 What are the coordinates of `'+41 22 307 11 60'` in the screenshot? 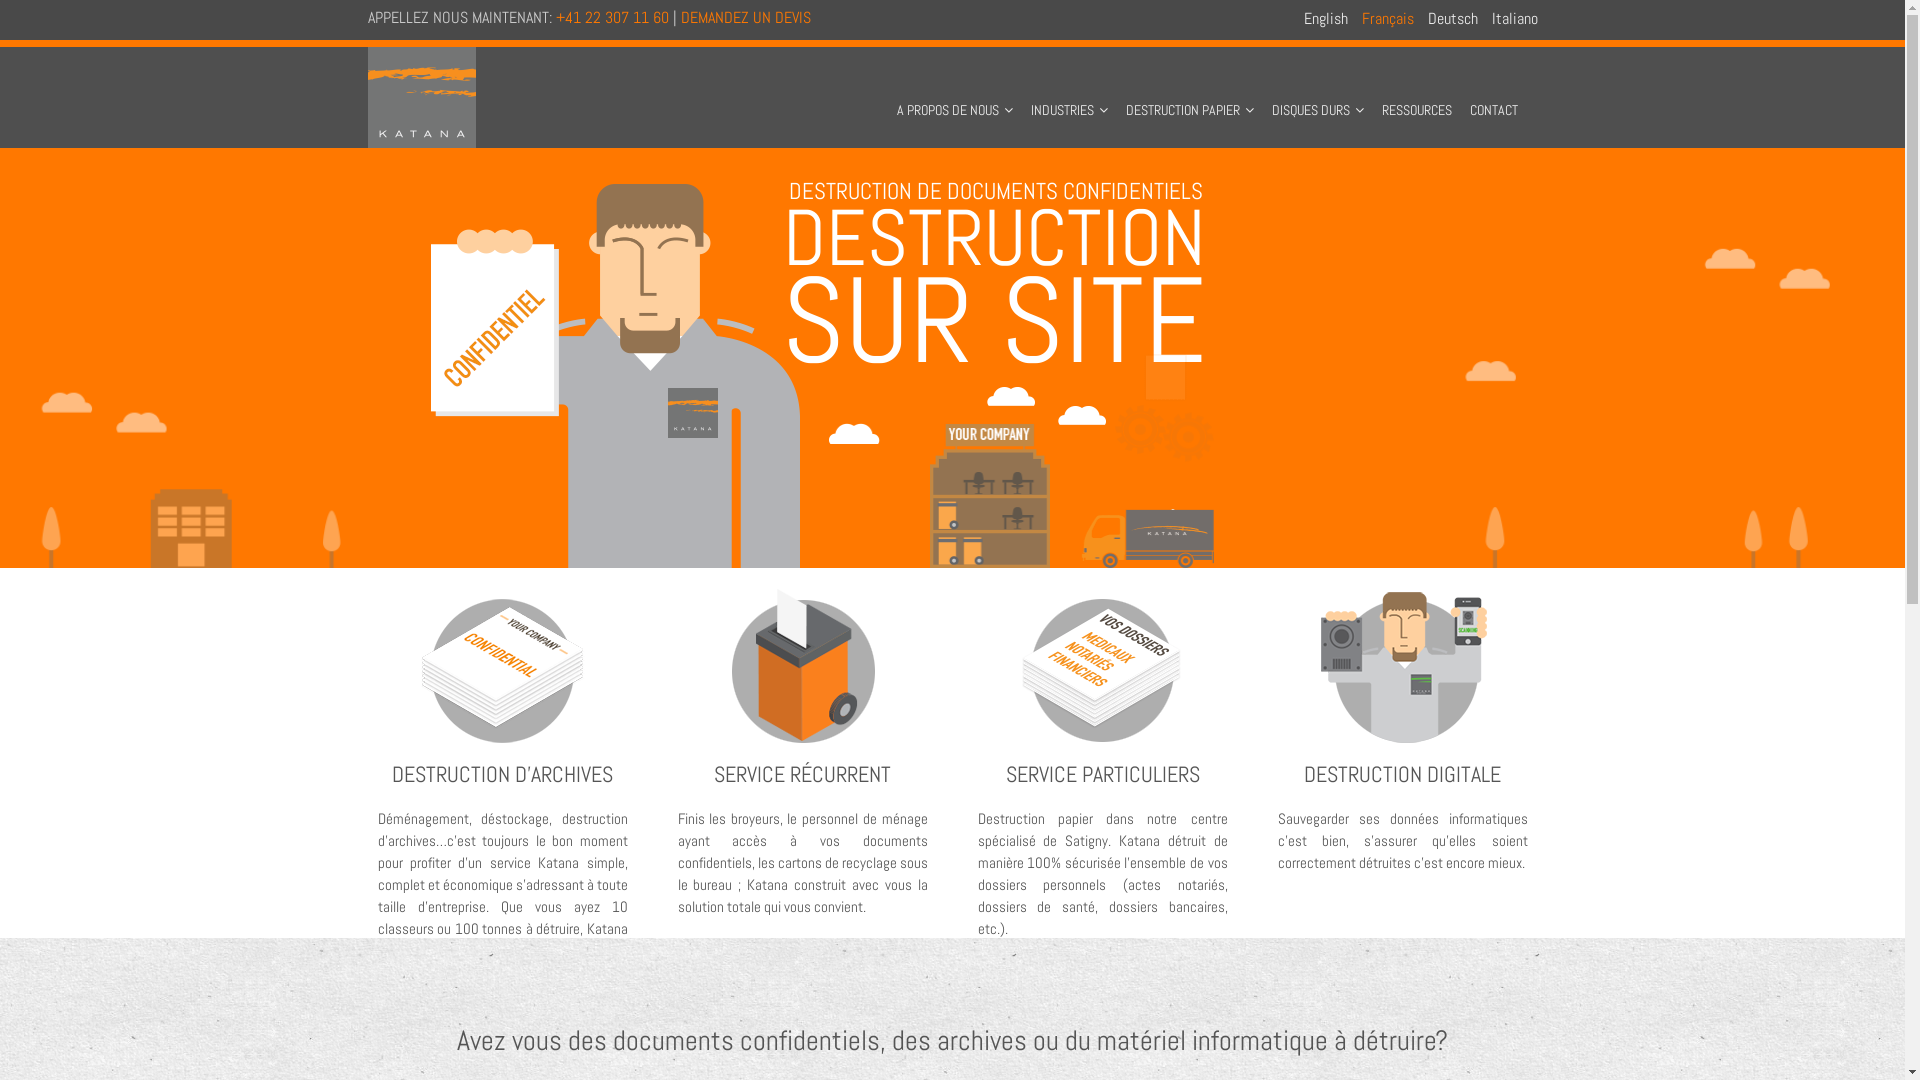 It's located at (611, 17).